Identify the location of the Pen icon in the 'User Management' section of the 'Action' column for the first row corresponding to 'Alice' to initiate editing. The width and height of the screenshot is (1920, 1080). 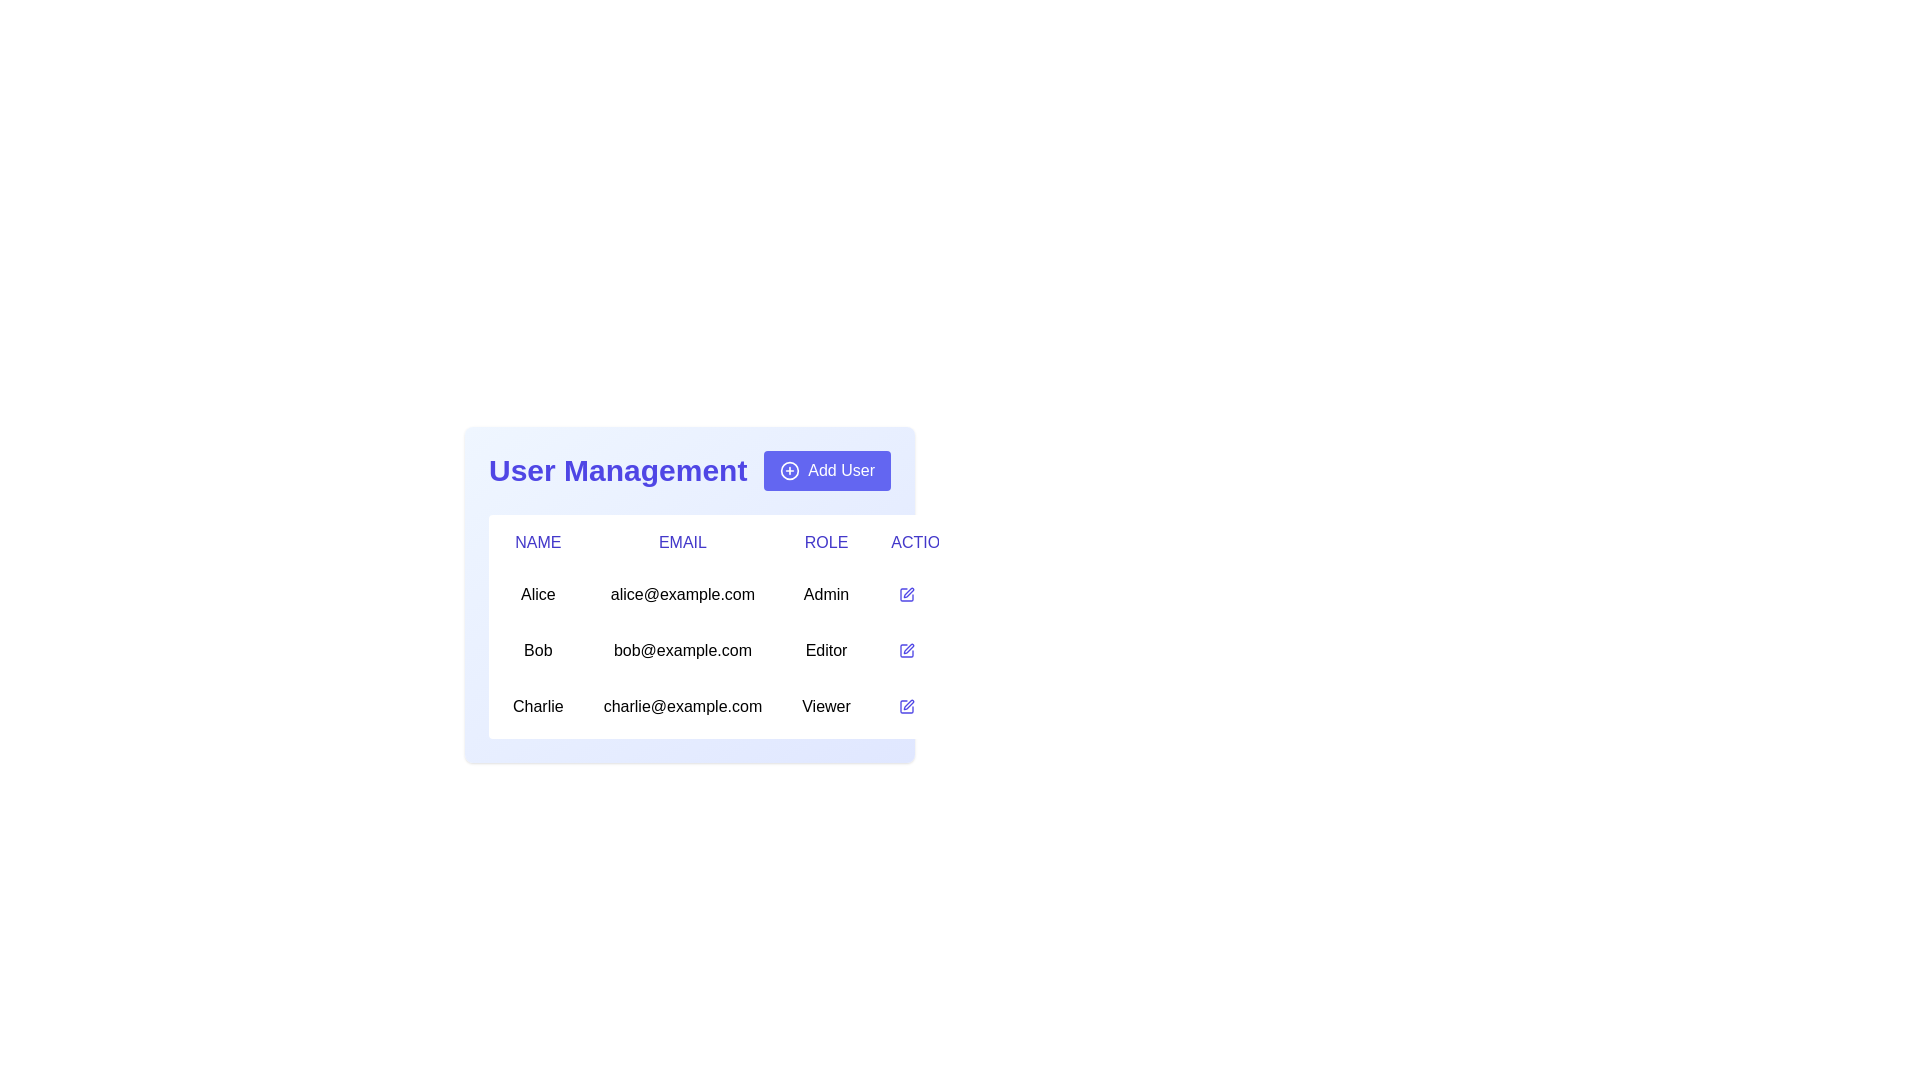
(905, 593).